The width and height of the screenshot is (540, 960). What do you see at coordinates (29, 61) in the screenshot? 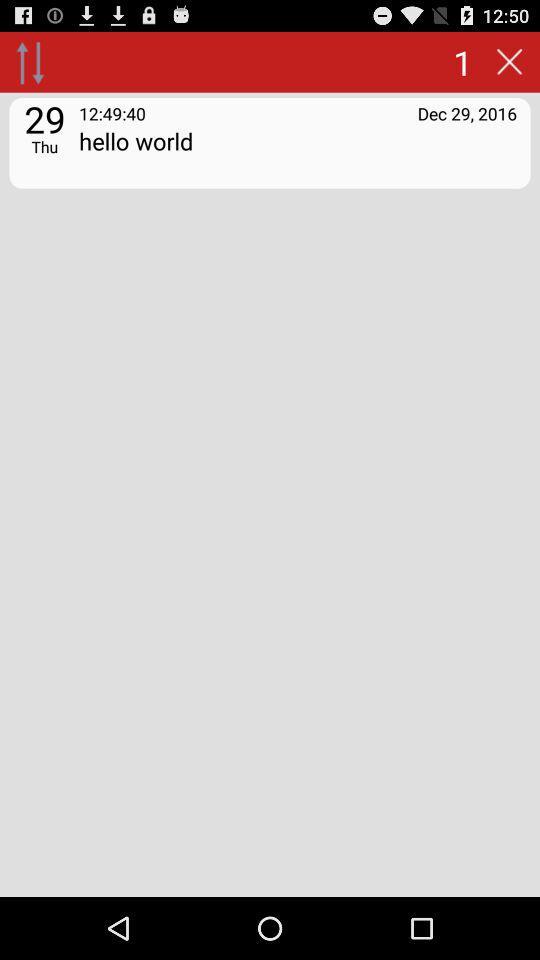
I see `item next to 1` at bounding box center [29, 61].